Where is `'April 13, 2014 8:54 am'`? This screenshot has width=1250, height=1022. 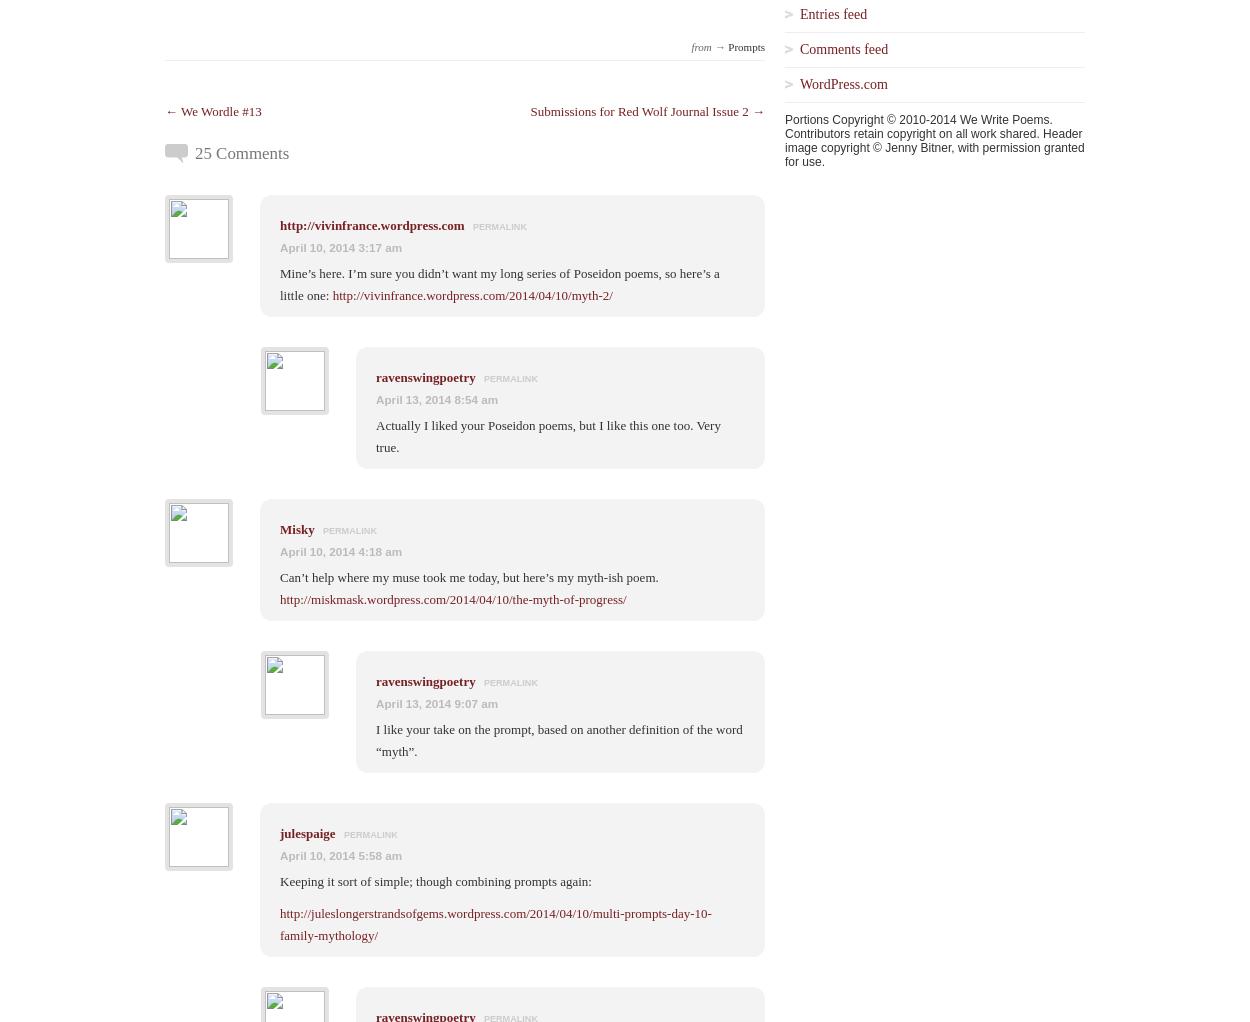
'April 13, 2014 8:54 am' is located at coordinates (437, 397).